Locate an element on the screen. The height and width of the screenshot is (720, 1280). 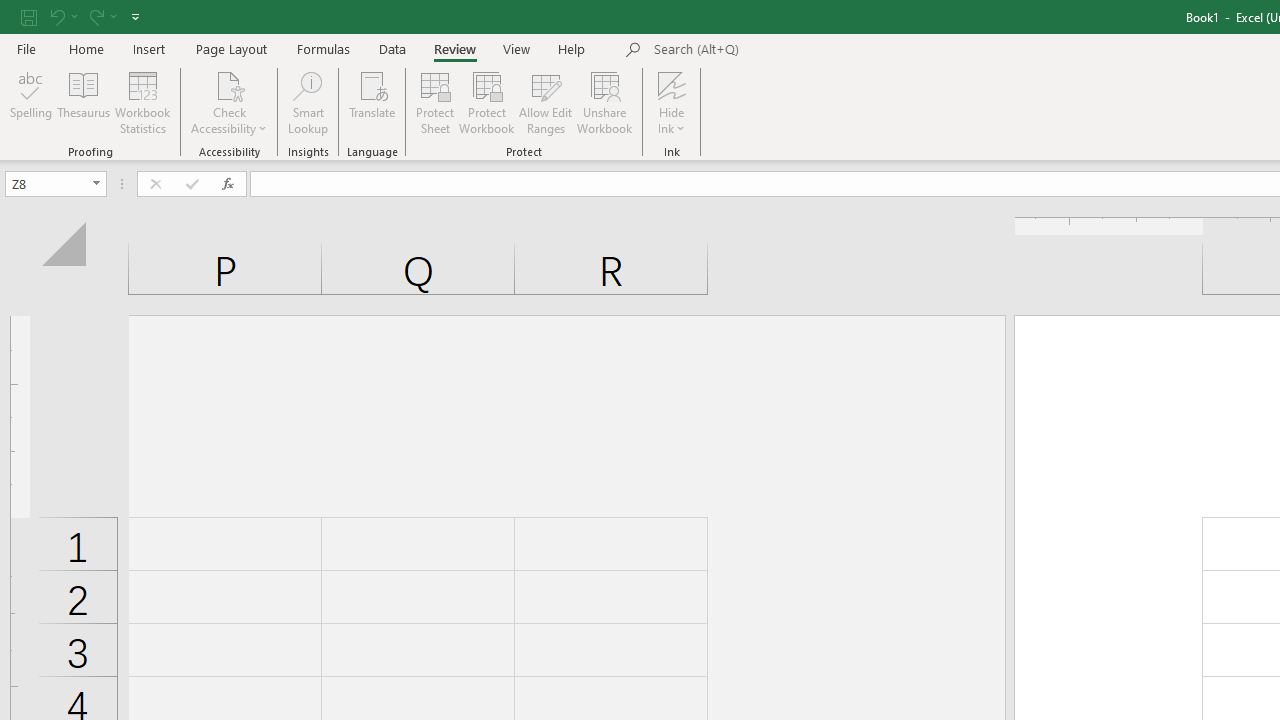
'Help' is located at coordinates (571, 48).